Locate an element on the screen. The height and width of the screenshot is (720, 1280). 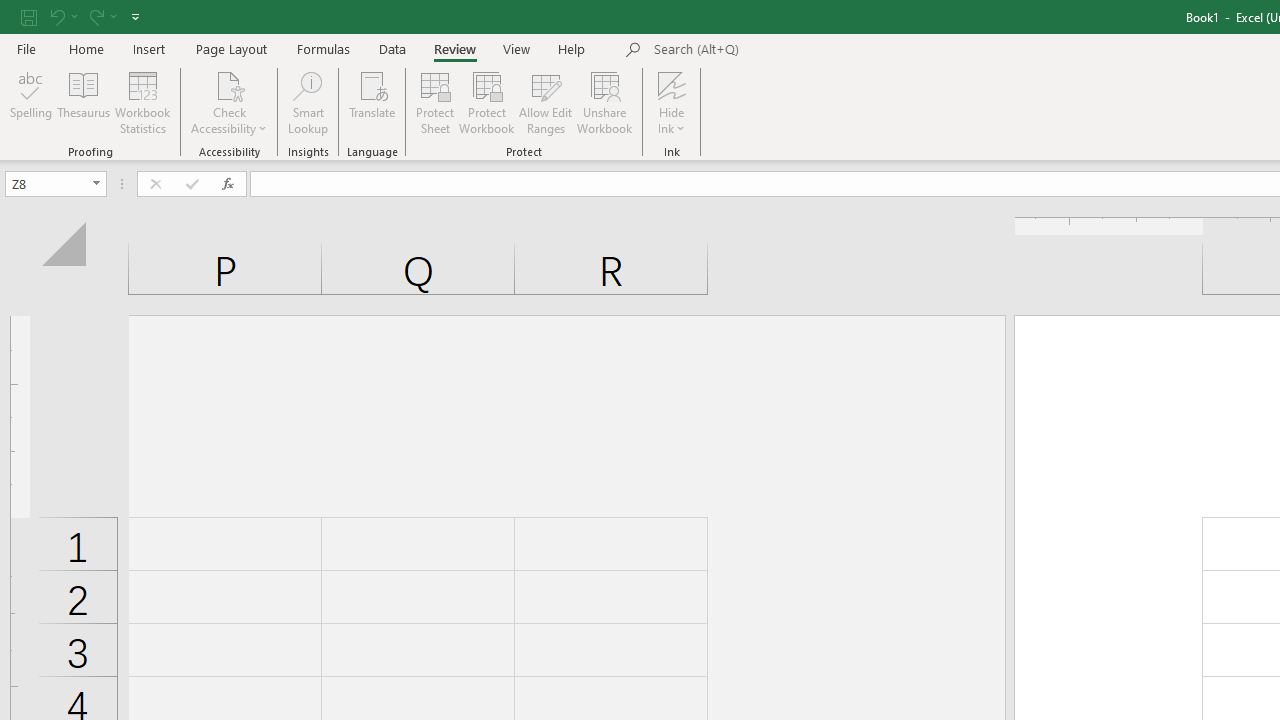
'Help' is located at coordinates (571, 48).